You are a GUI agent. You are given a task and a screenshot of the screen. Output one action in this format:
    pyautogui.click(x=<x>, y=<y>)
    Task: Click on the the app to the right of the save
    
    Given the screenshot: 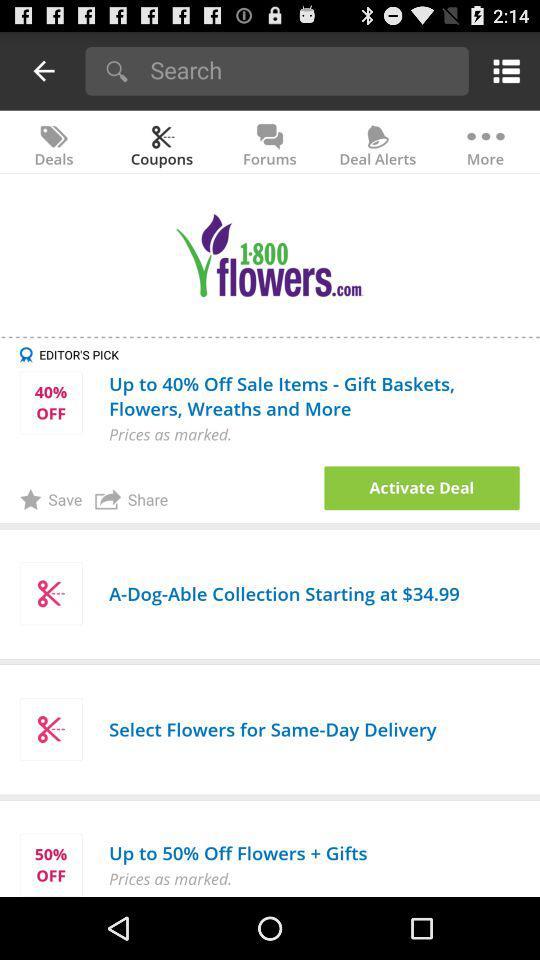 What is the action you would take?
    pyautogui.click(x=131, y=498)
    